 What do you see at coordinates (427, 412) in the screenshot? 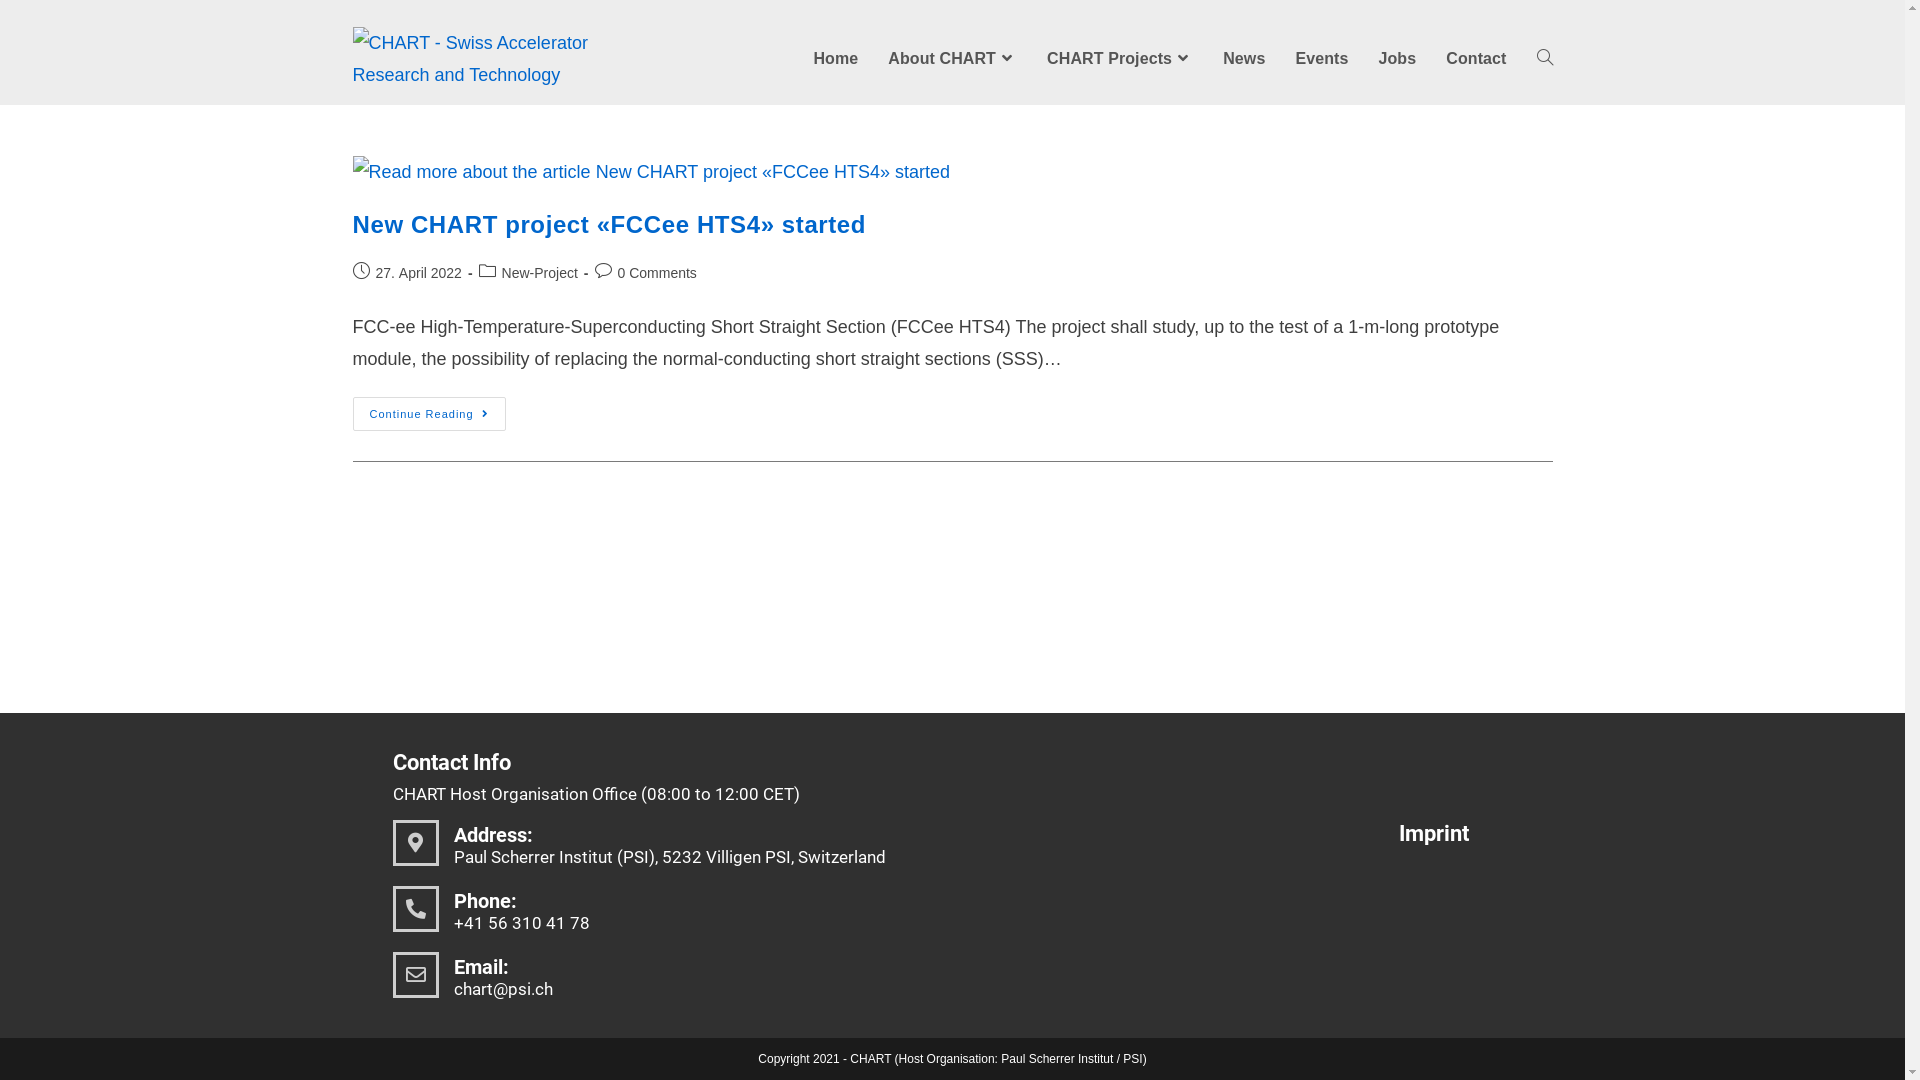
I see `'Continue Reading'` at bounding box center [427, 412].